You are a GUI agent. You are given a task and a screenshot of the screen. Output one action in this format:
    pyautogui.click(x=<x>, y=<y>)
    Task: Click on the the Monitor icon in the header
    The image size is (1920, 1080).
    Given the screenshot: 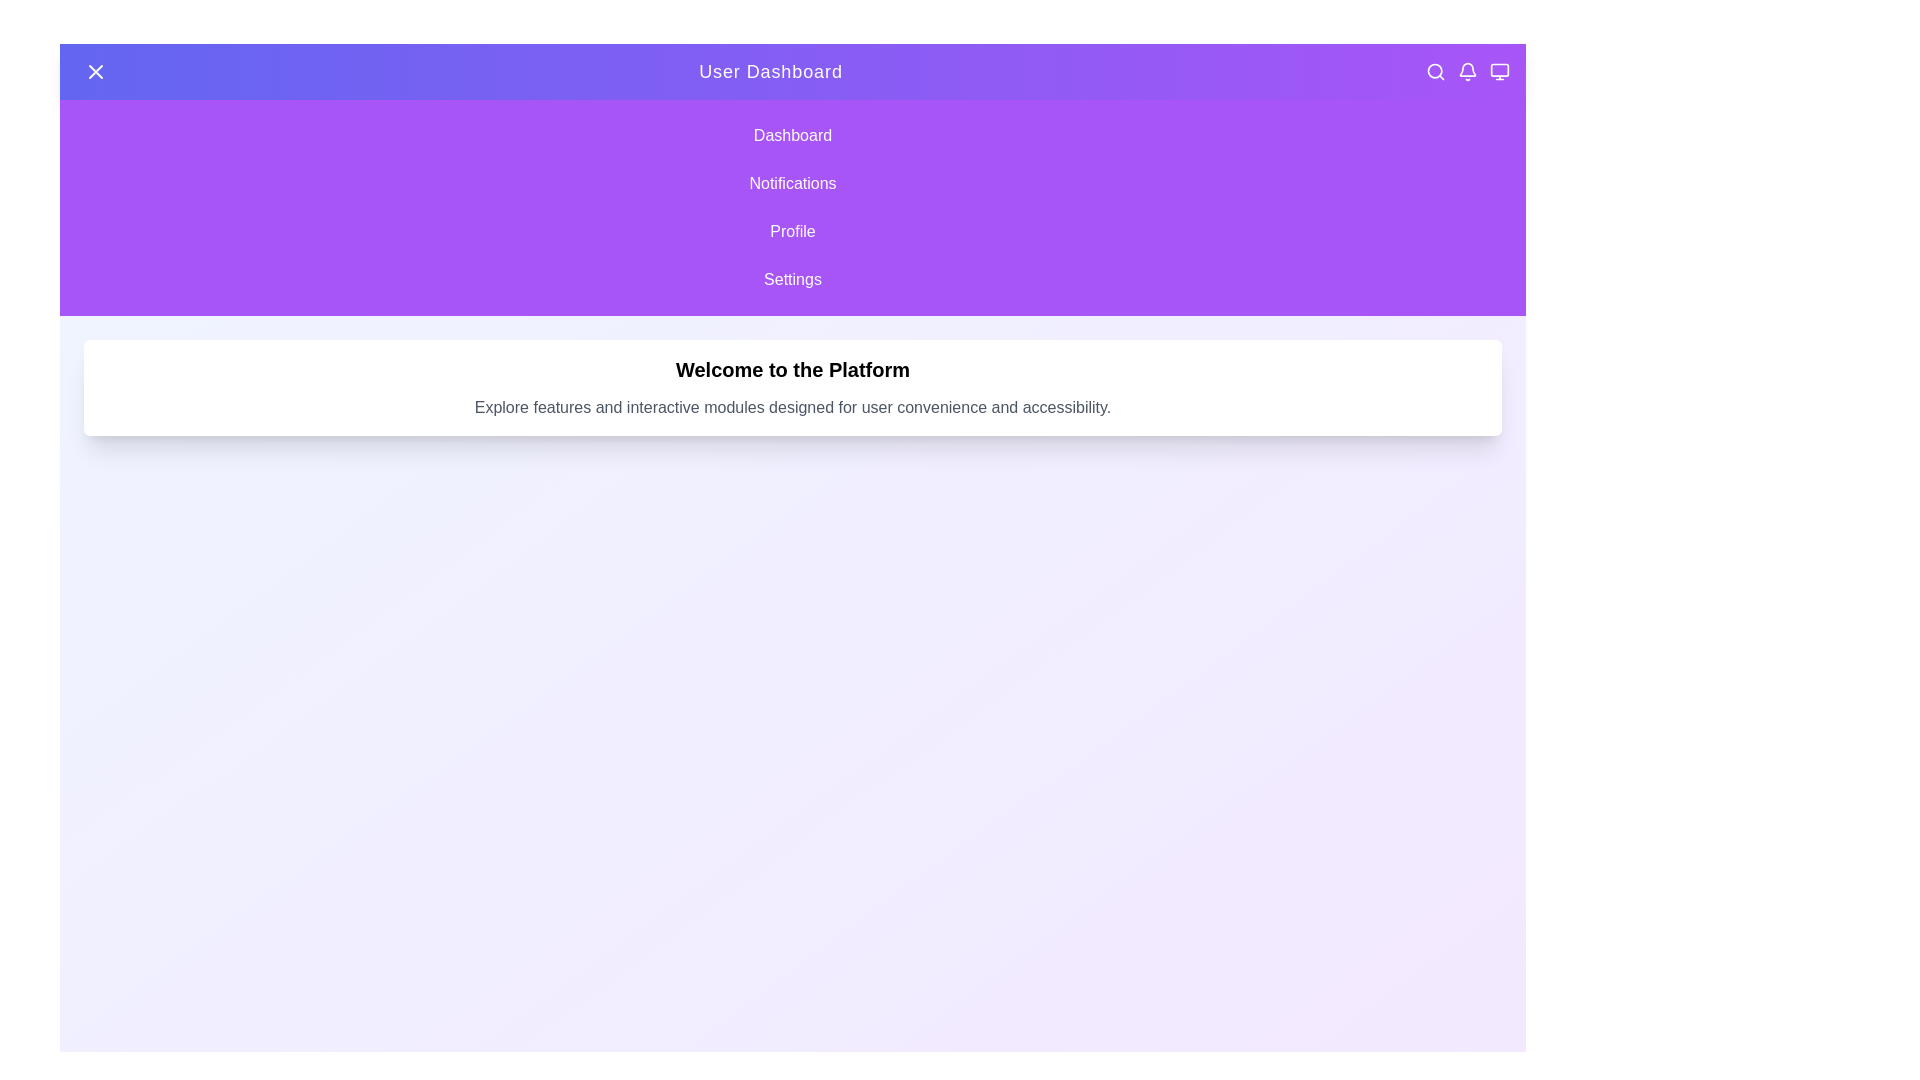 What is the action you would take?
    pyautogui.click(x=1499, y=71)
    